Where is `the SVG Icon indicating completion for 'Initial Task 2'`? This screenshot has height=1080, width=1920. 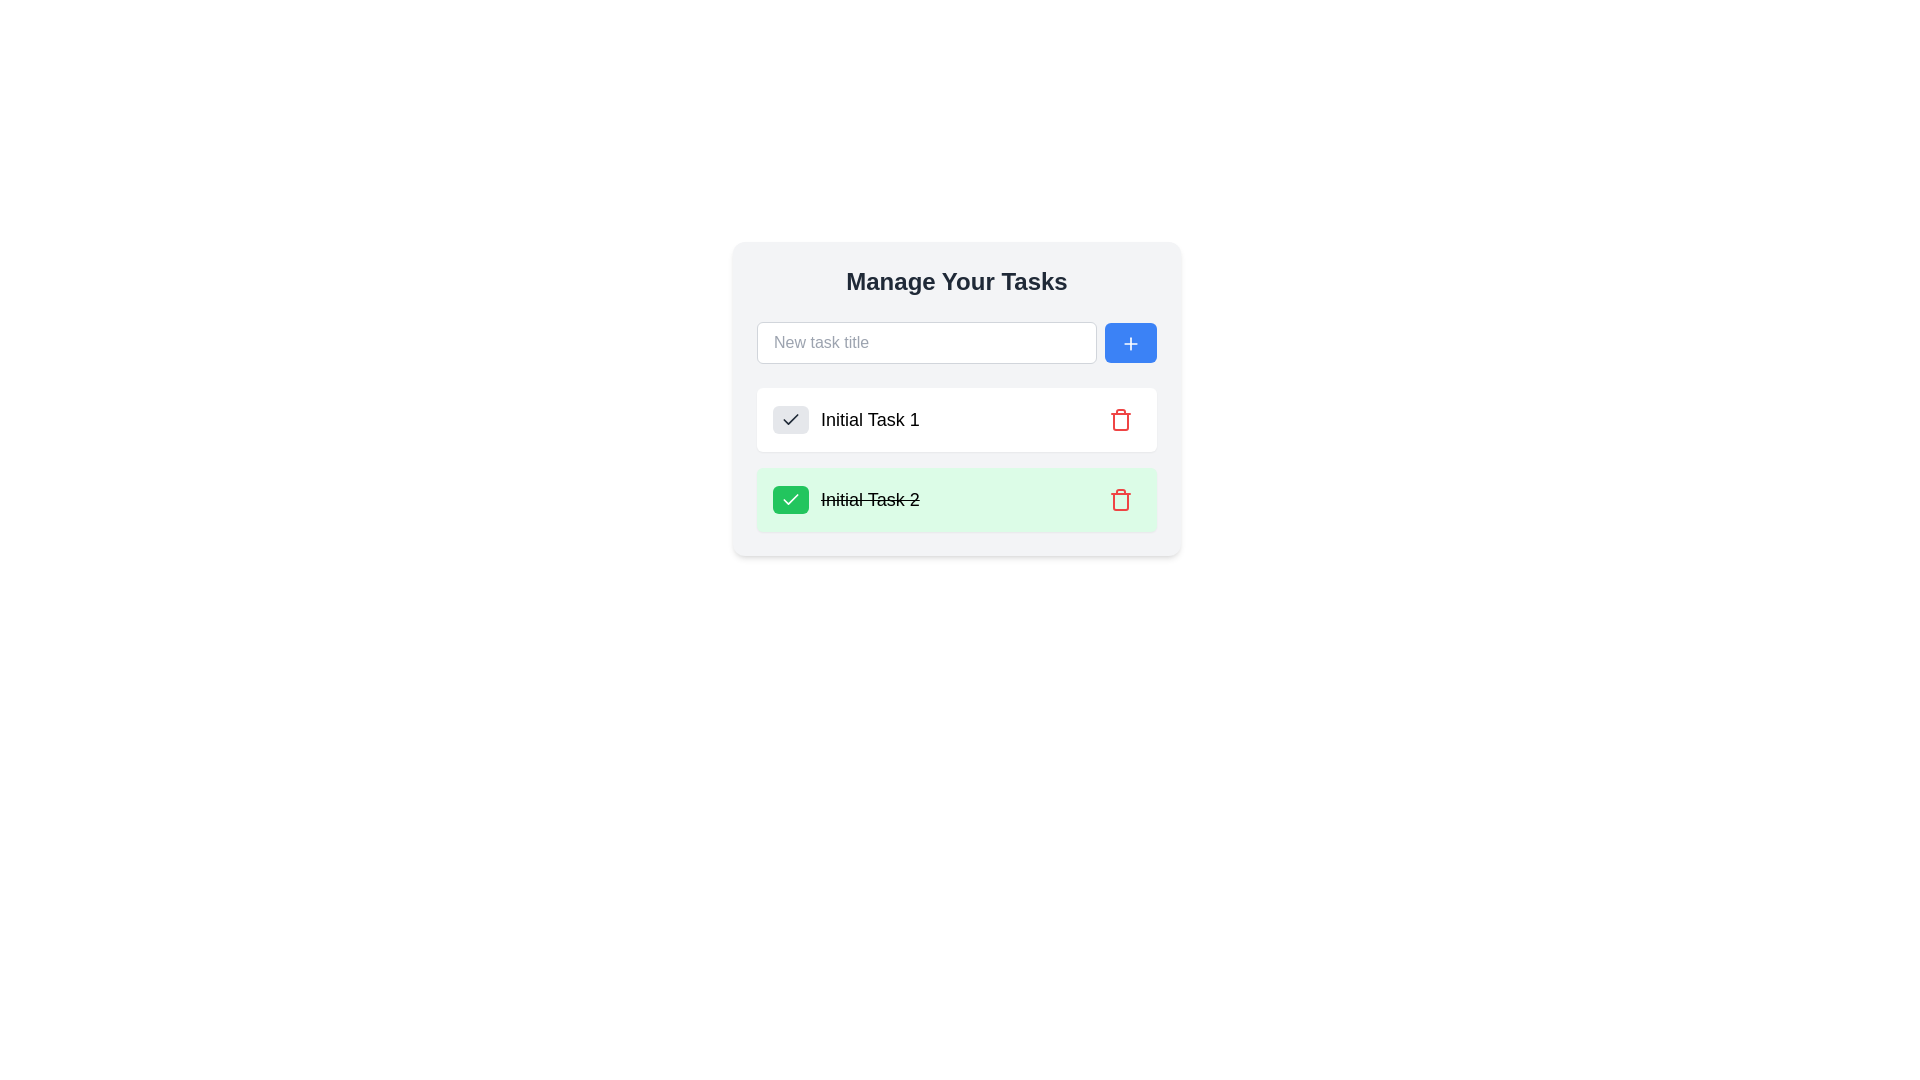
the SVG Icon indicating completion for 'Initial Task 2' is located at coordinates (790, 499).